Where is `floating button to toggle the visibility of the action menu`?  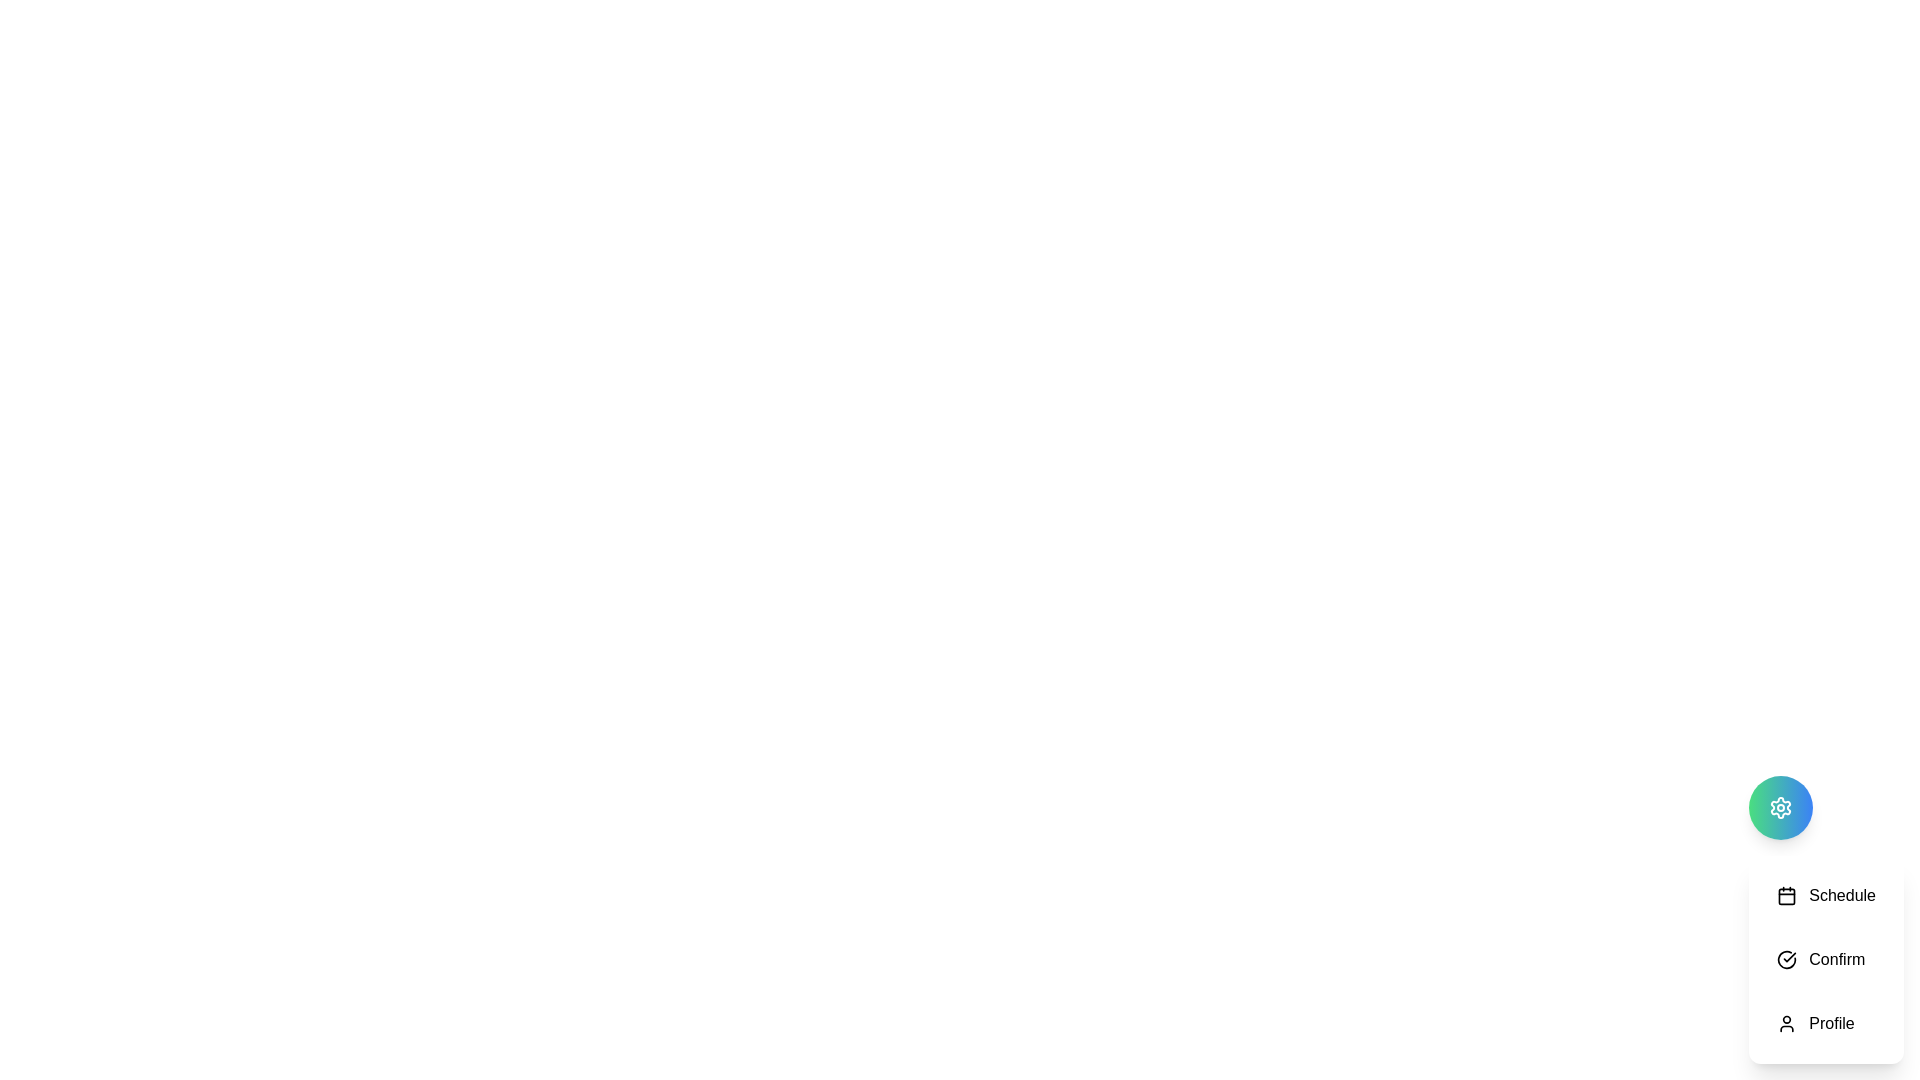 floating button to toggle the visibility of the action menu is located at coordinates (1781, 806).